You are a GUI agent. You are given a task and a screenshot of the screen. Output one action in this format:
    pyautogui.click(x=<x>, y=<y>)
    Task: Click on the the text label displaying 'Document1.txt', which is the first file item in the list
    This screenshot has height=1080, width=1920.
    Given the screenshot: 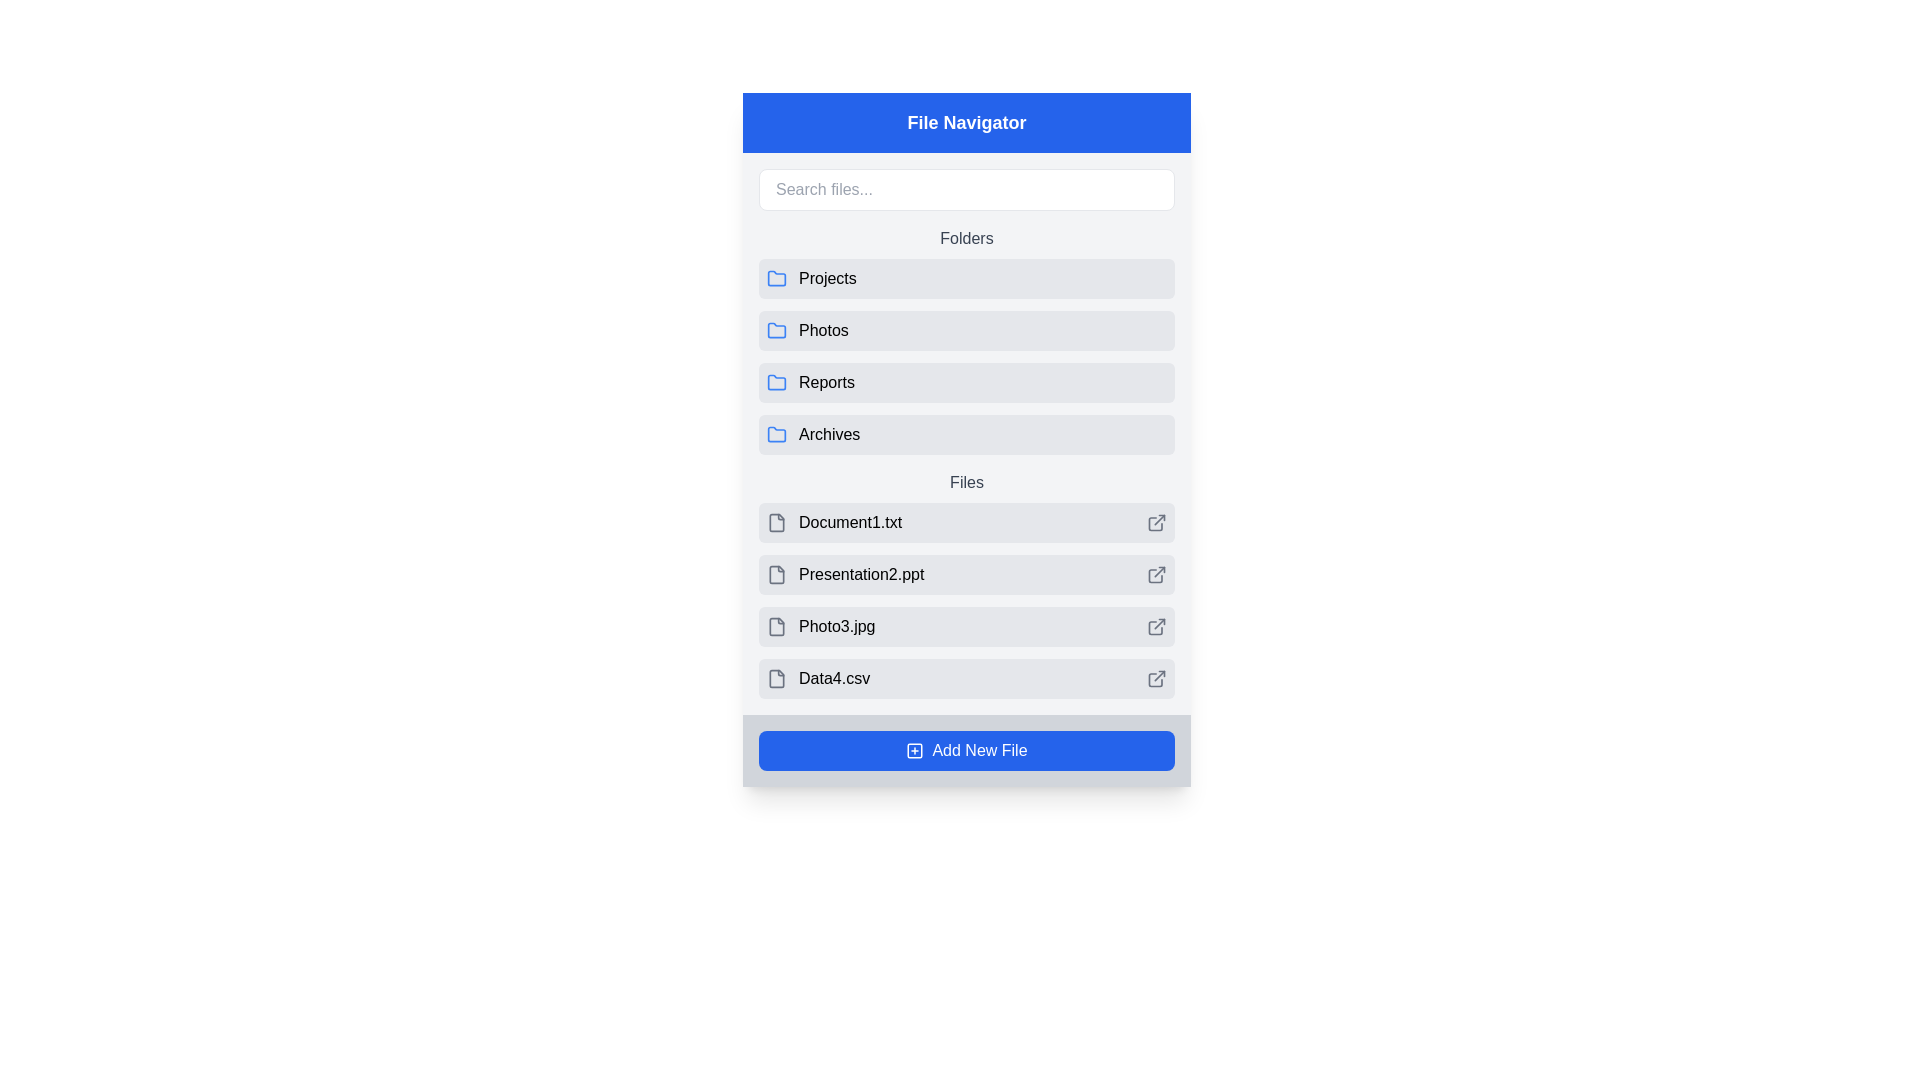 What is the action you would take?
    pyautogui.click(x=850, y=522)
    